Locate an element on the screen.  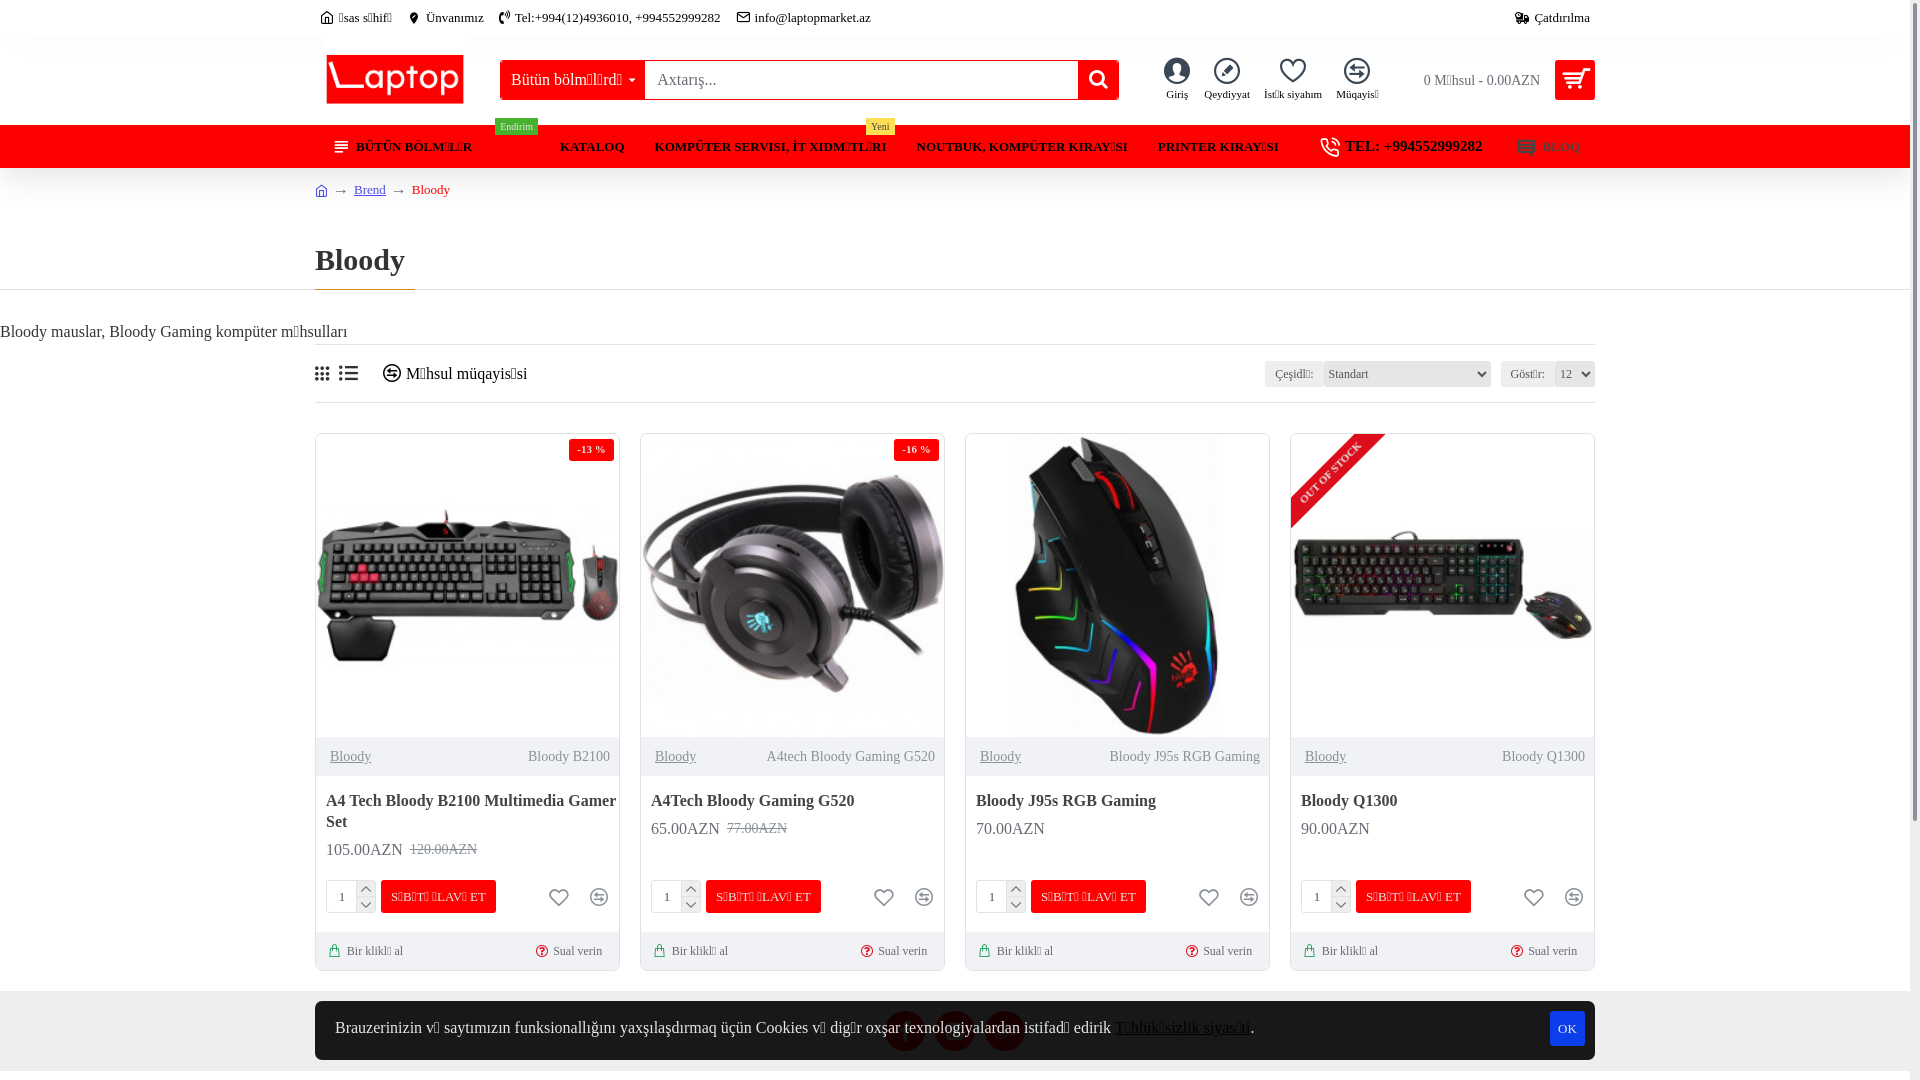
'TEL: +994552999282' is located at coordinates (1305, 145).